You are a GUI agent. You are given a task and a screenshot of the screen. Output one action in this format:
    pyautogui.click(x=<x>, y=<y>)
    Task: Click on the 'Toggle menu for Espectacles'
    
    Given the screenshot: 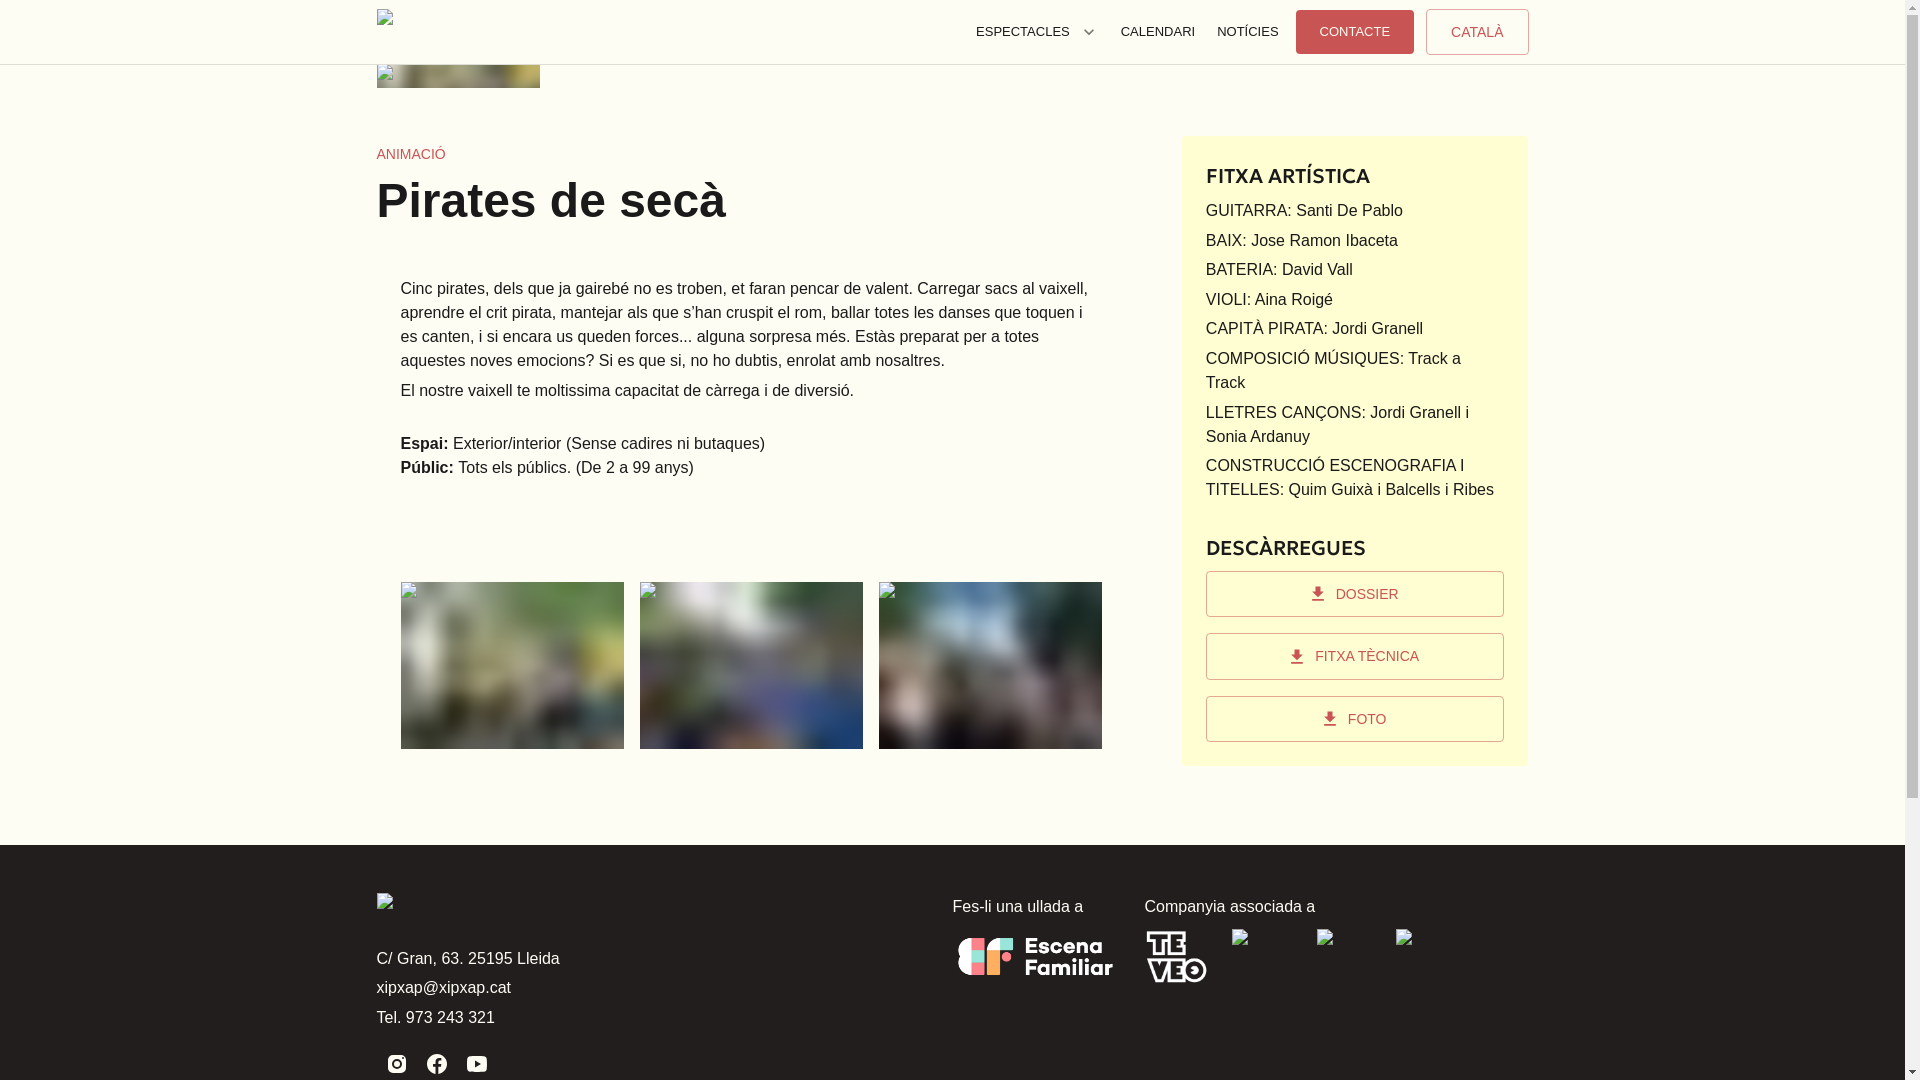 What is the action you would take?
    pyautogui.click(x=1088, y=31)
    